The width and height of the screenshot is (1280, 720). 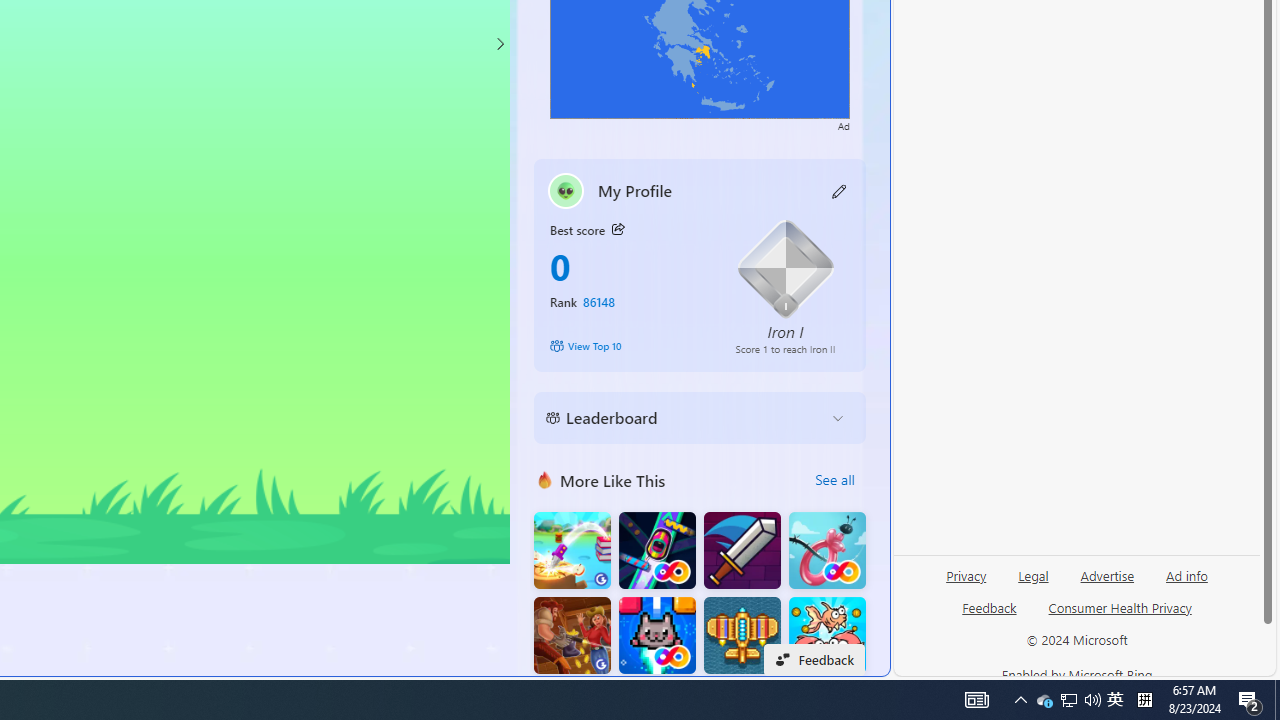 I want to click on 'Bumper Car FRVR', so click(x=657, y=550).